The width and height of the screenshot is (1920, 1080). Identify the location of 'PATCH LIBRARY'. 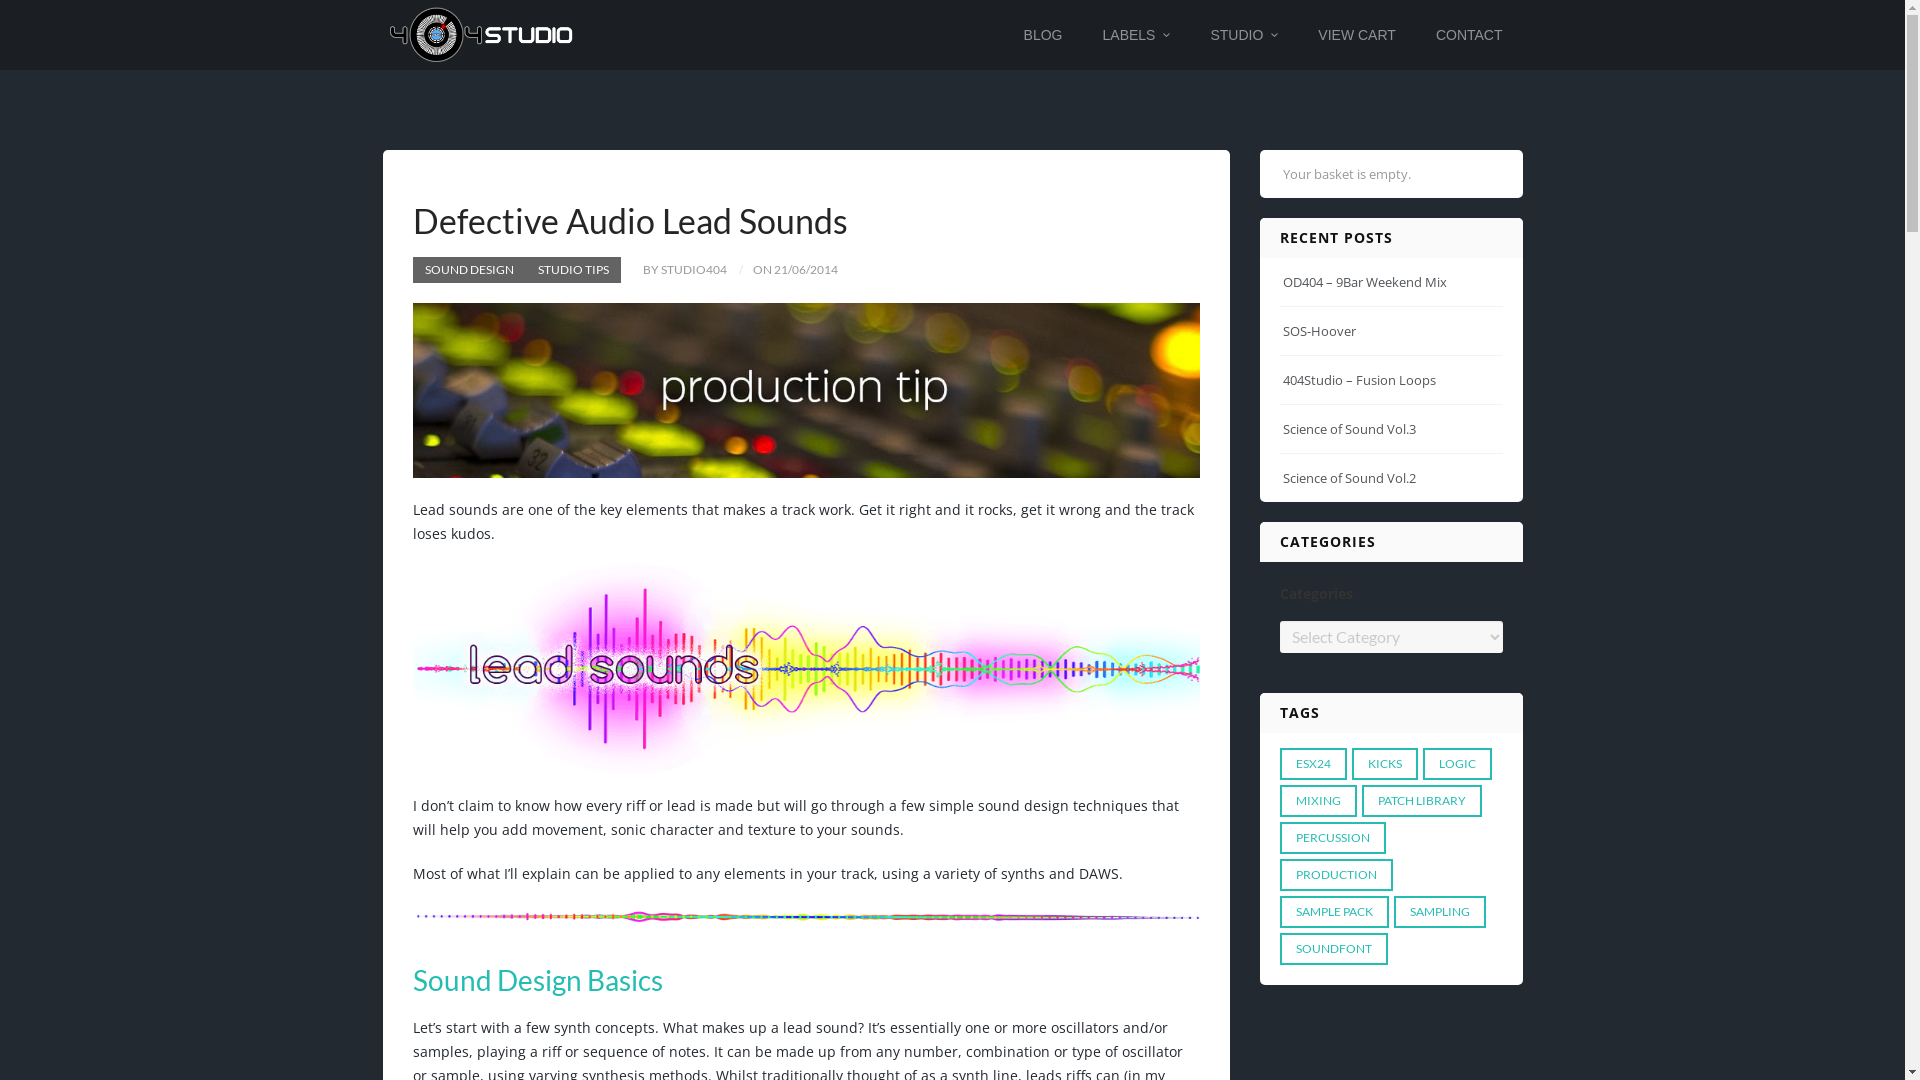
(1420, 800).